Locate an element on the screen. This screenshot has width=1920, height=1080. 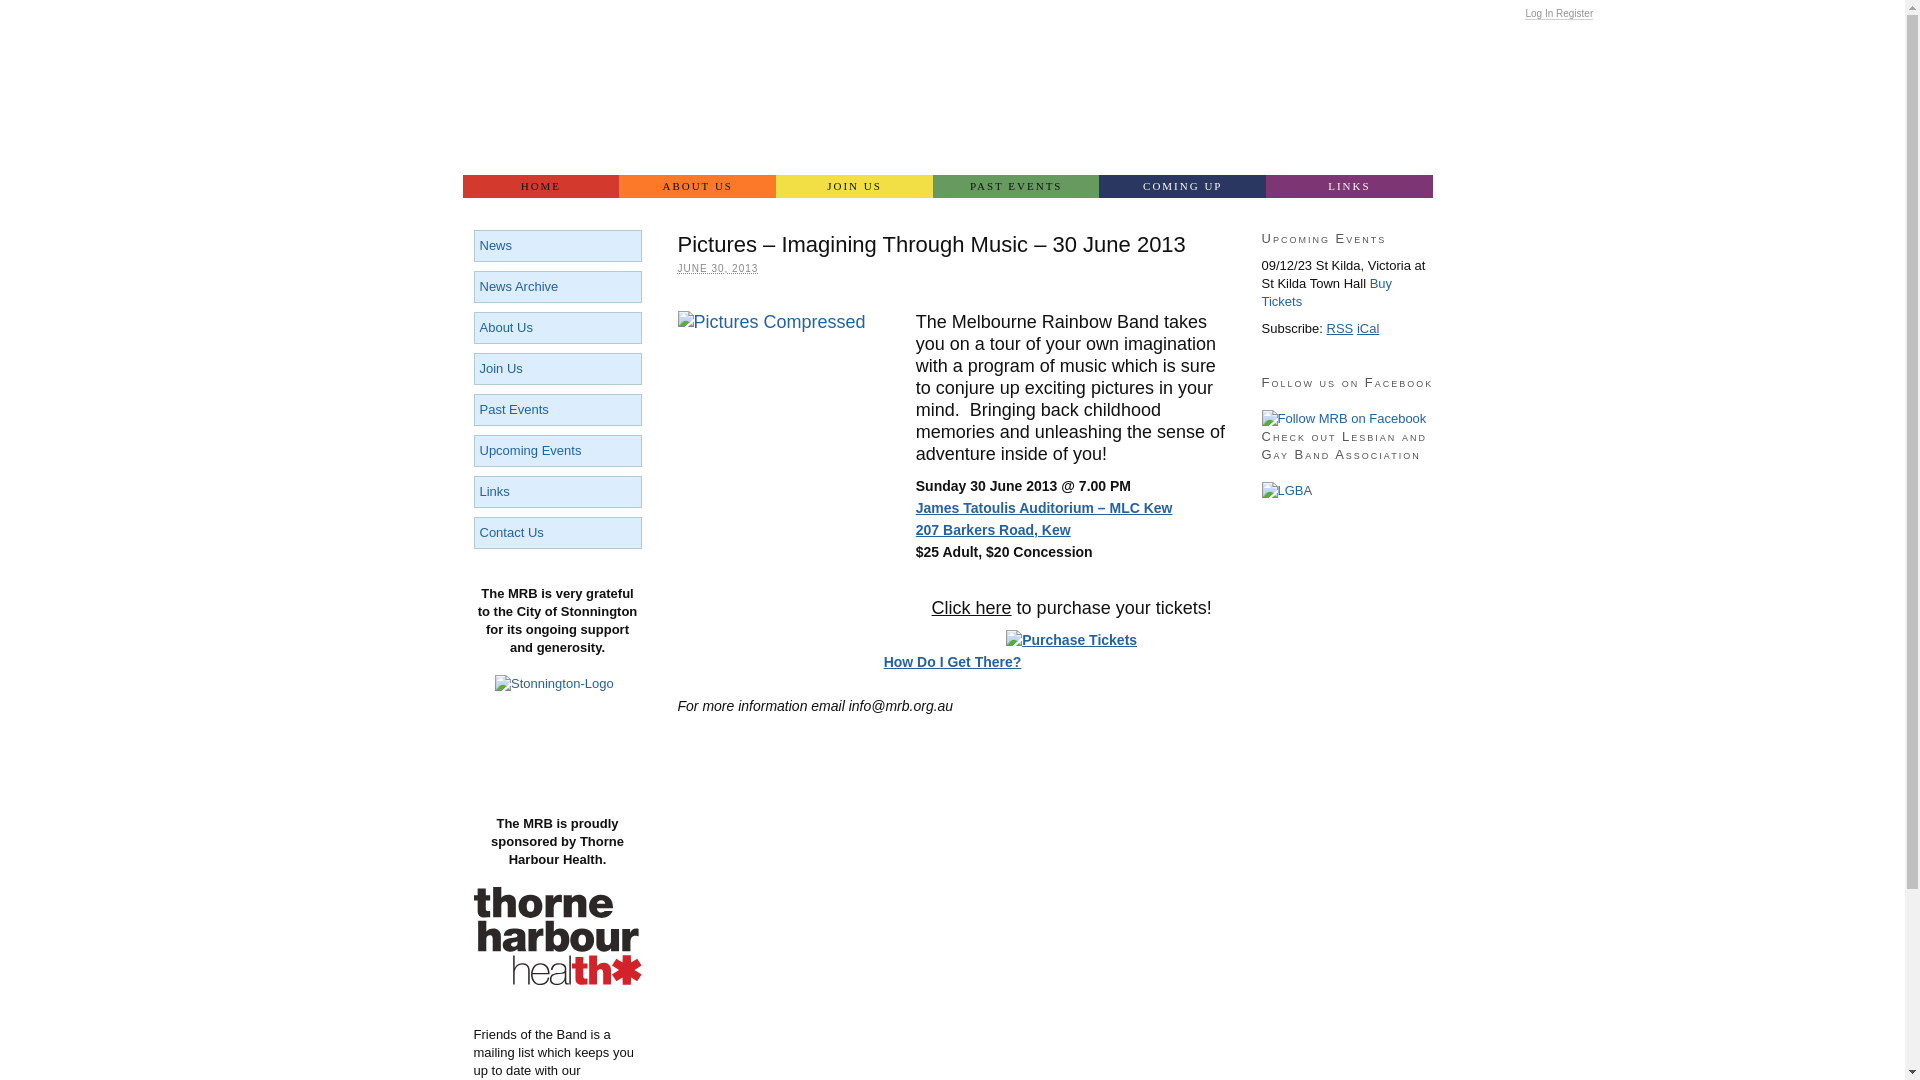
'JOIN US' is located at coordinates (775, 186).